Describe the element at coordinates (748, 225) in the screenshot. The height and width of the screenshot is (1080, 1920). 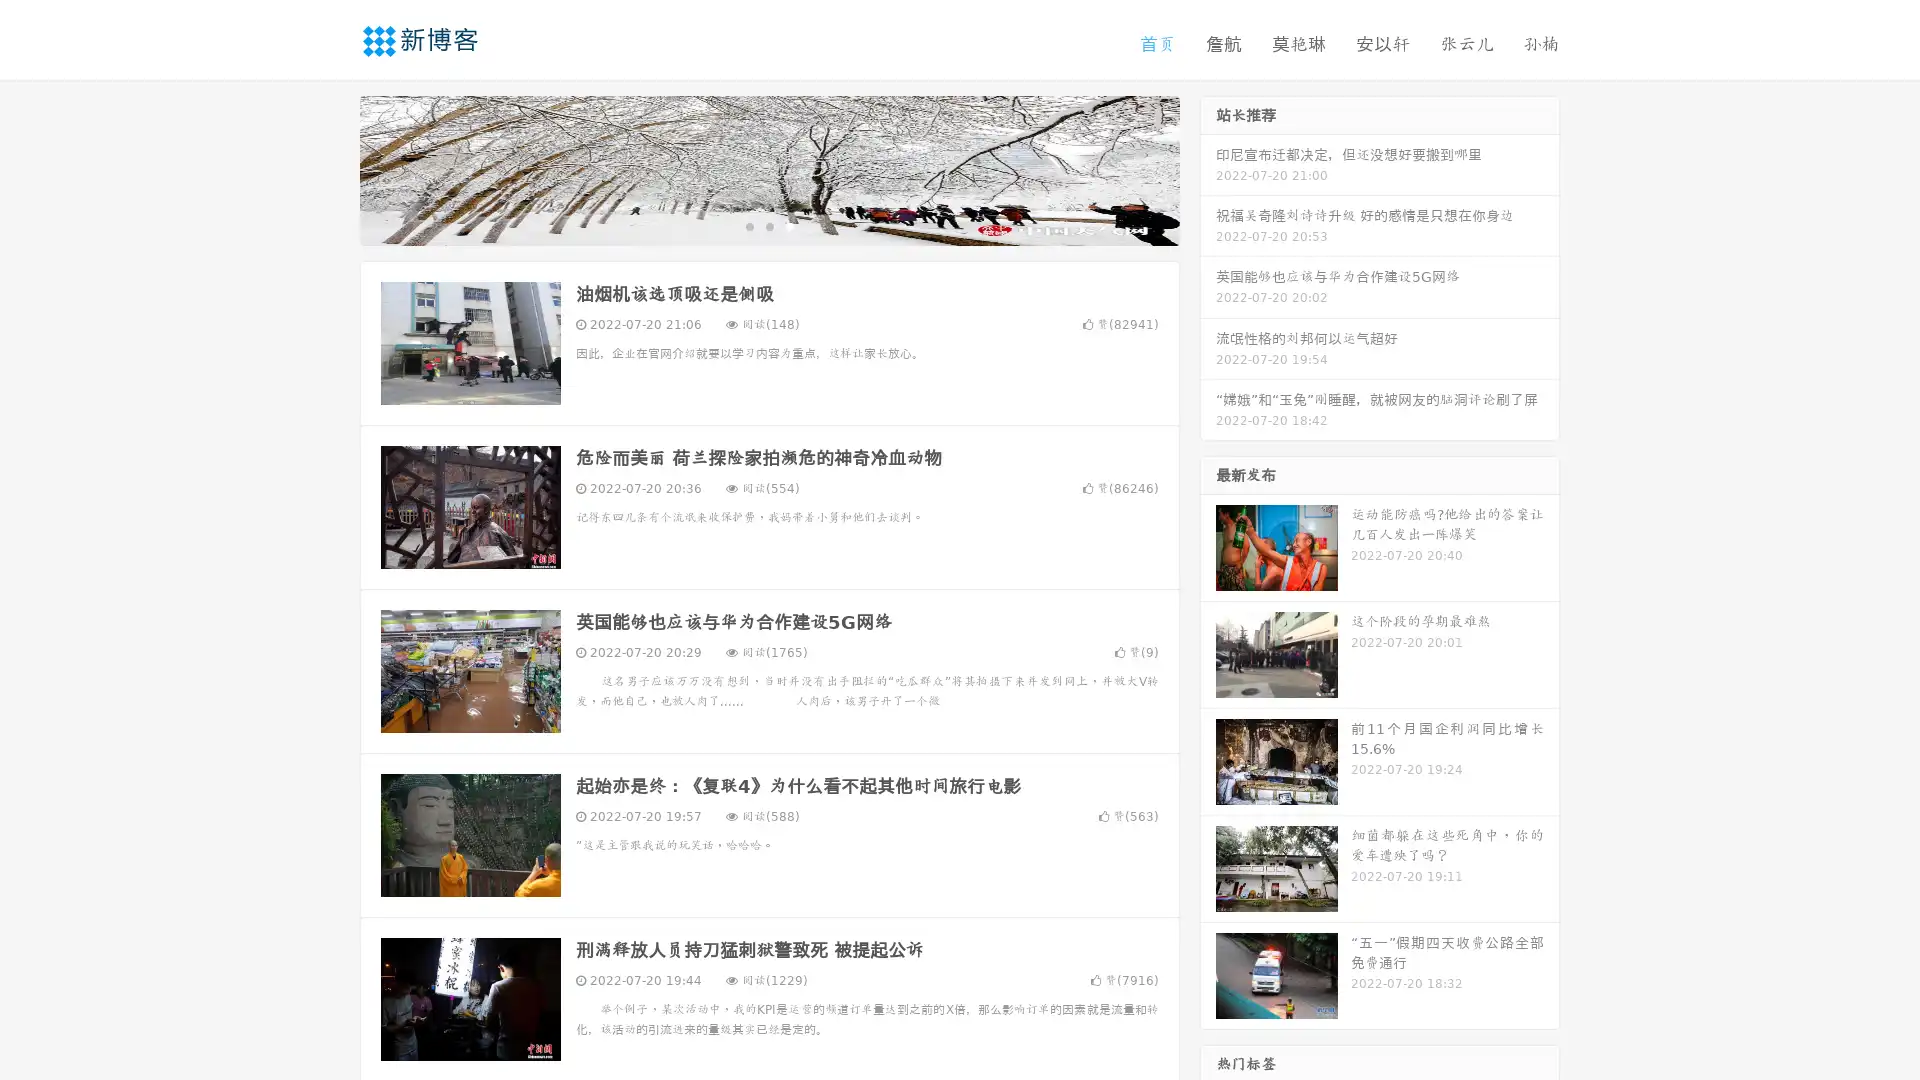
I see `Go to slide 1` at that location.